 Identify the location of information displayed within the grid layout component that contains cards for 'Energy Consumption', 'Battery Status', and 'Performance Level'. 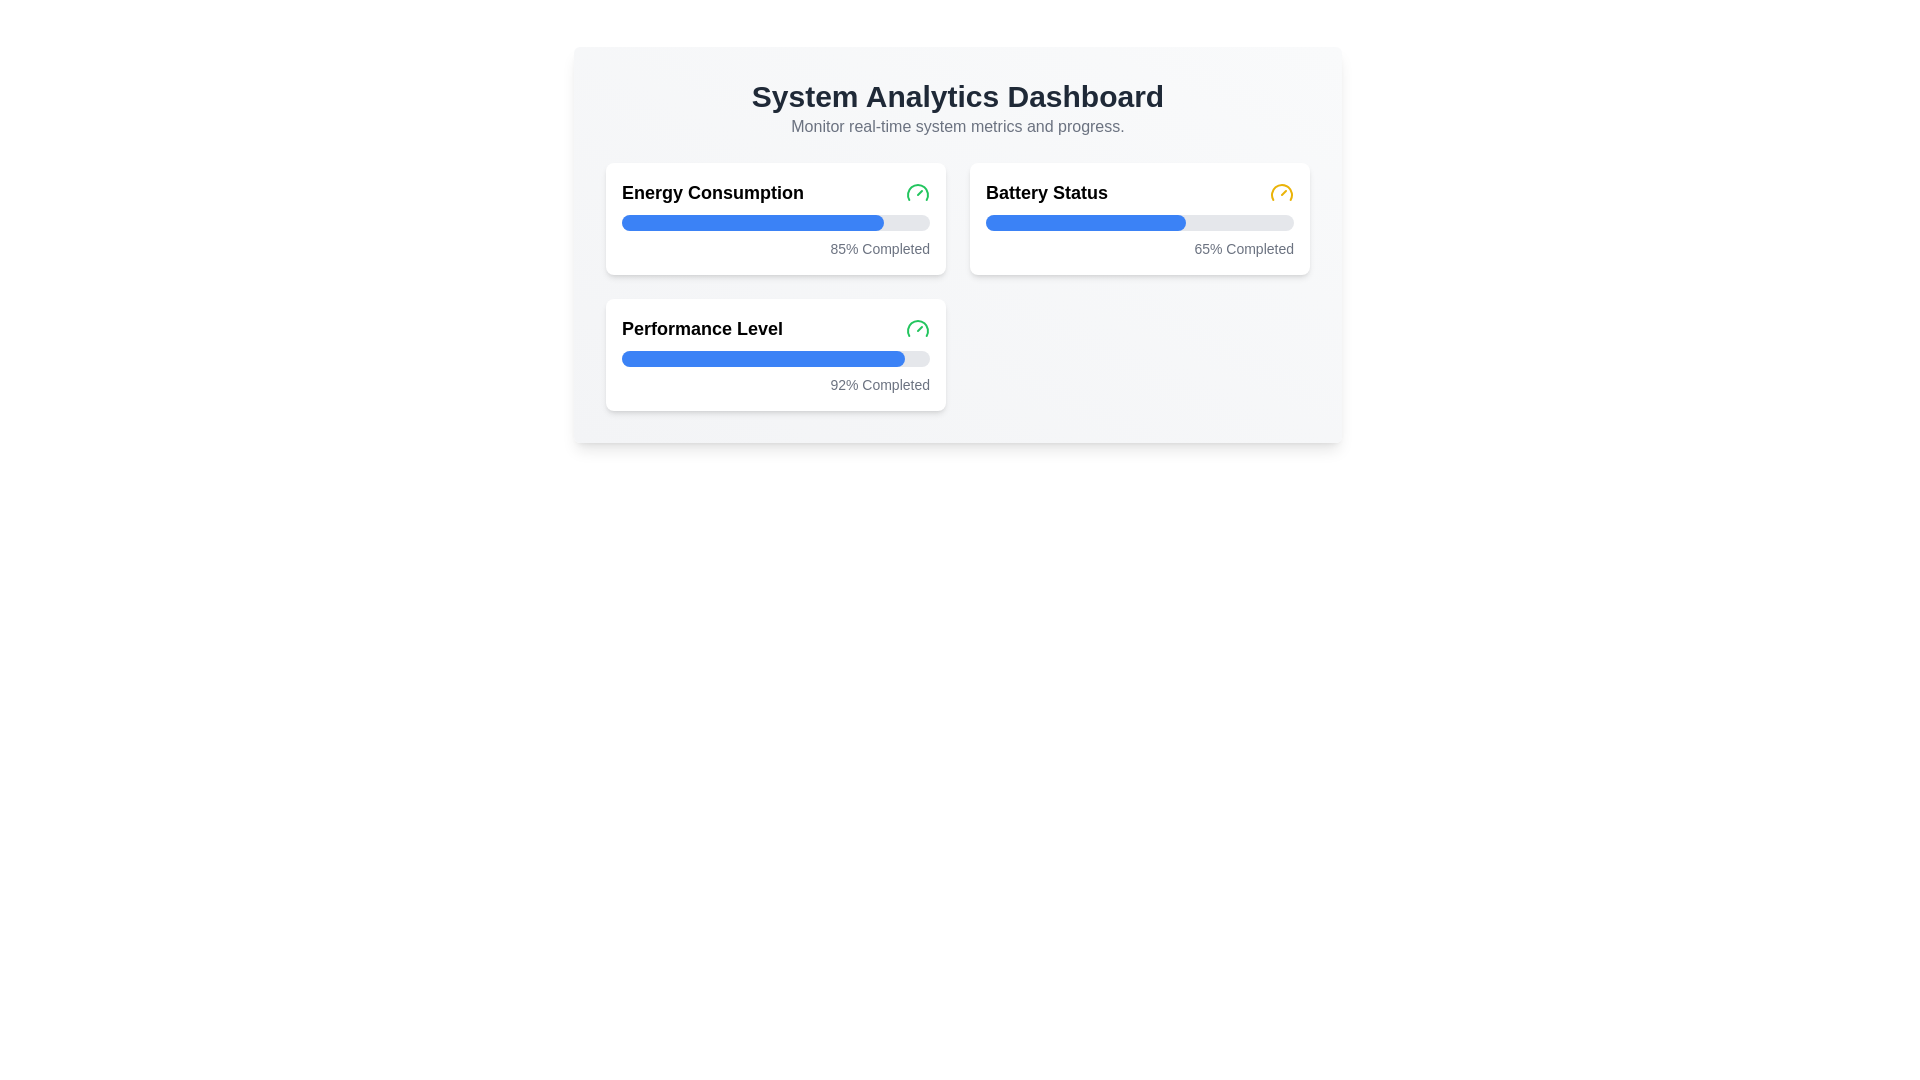
(957, 286).